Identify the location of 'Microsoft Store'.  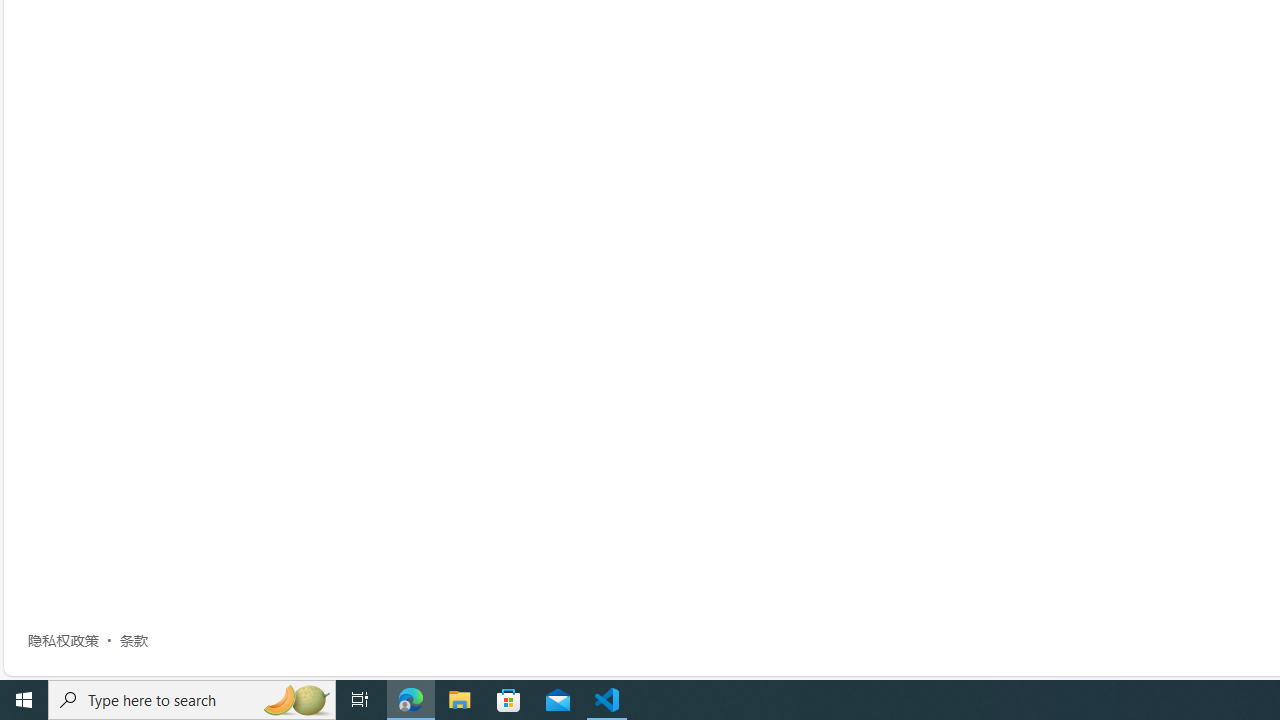
(509, 698).